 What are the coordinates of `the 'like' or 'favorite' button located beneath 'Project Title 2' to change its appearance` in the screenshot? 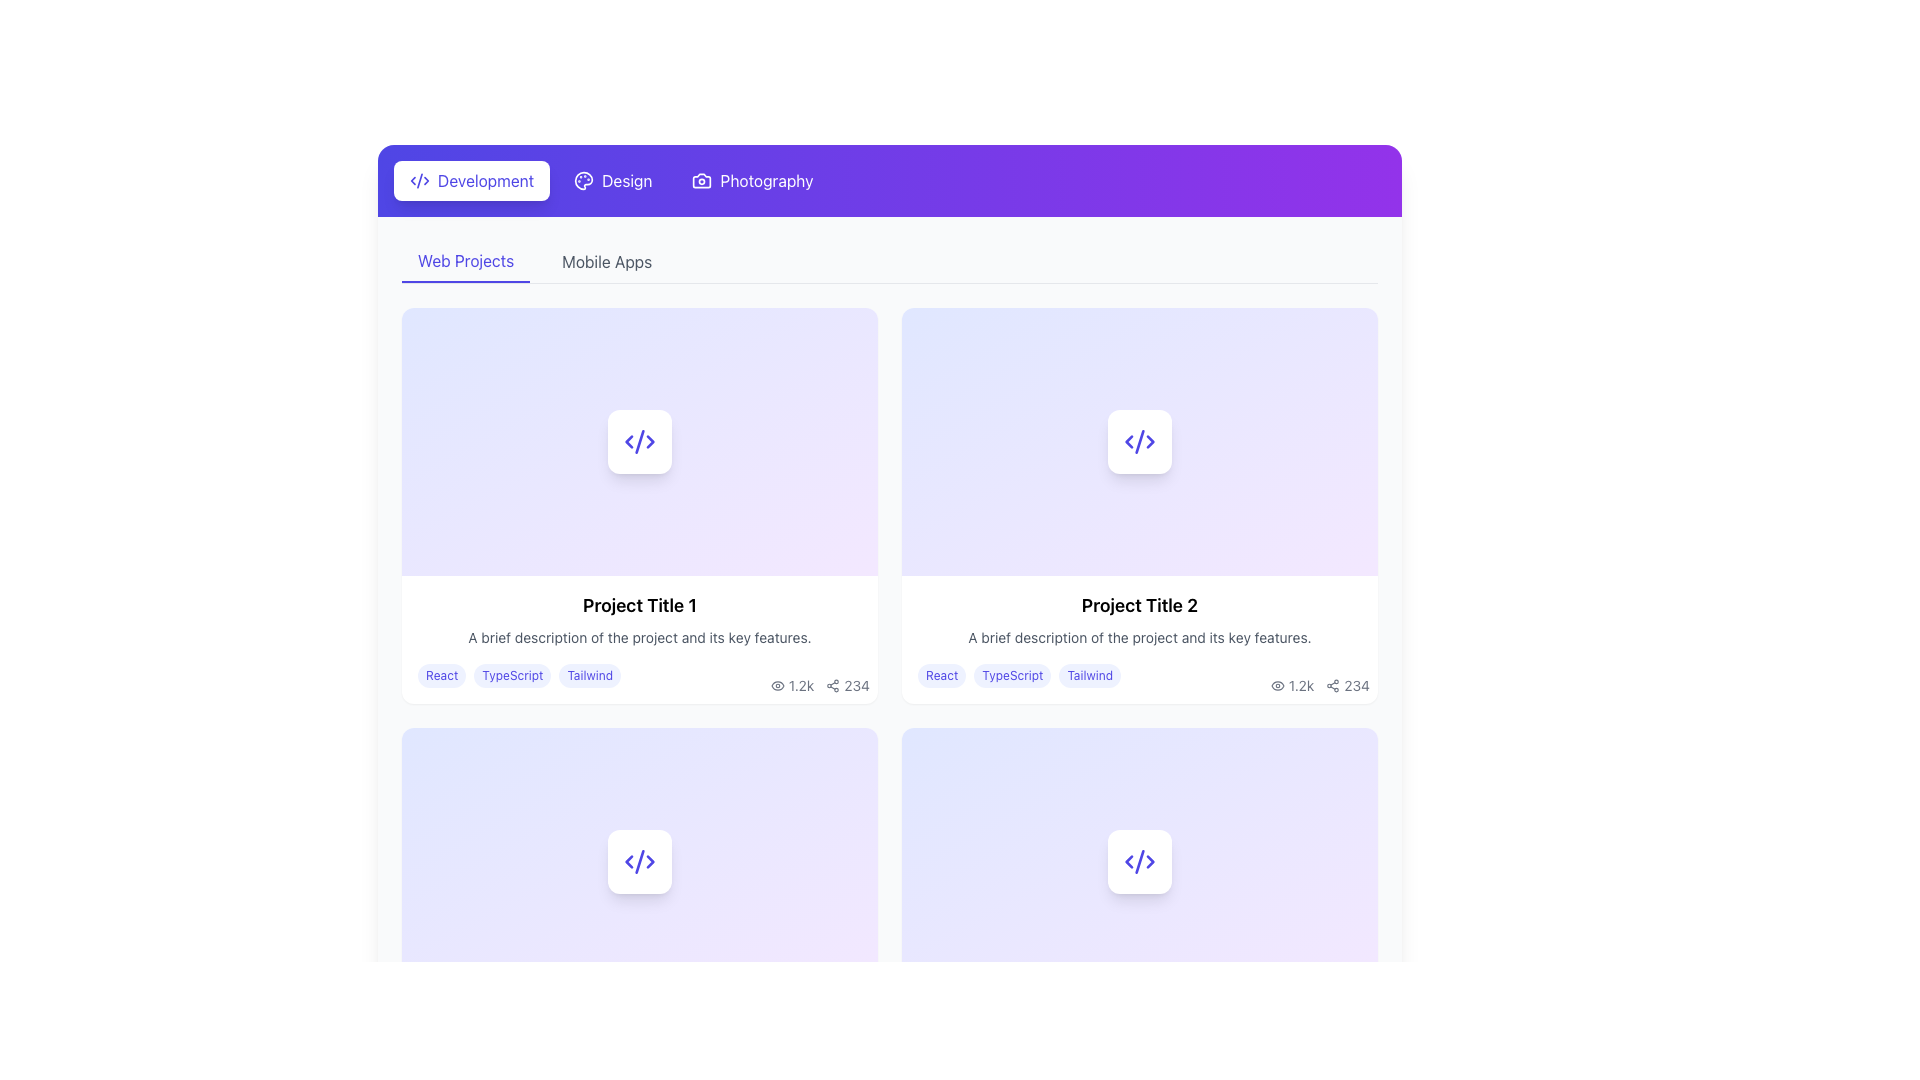 It's located at (854, 751).